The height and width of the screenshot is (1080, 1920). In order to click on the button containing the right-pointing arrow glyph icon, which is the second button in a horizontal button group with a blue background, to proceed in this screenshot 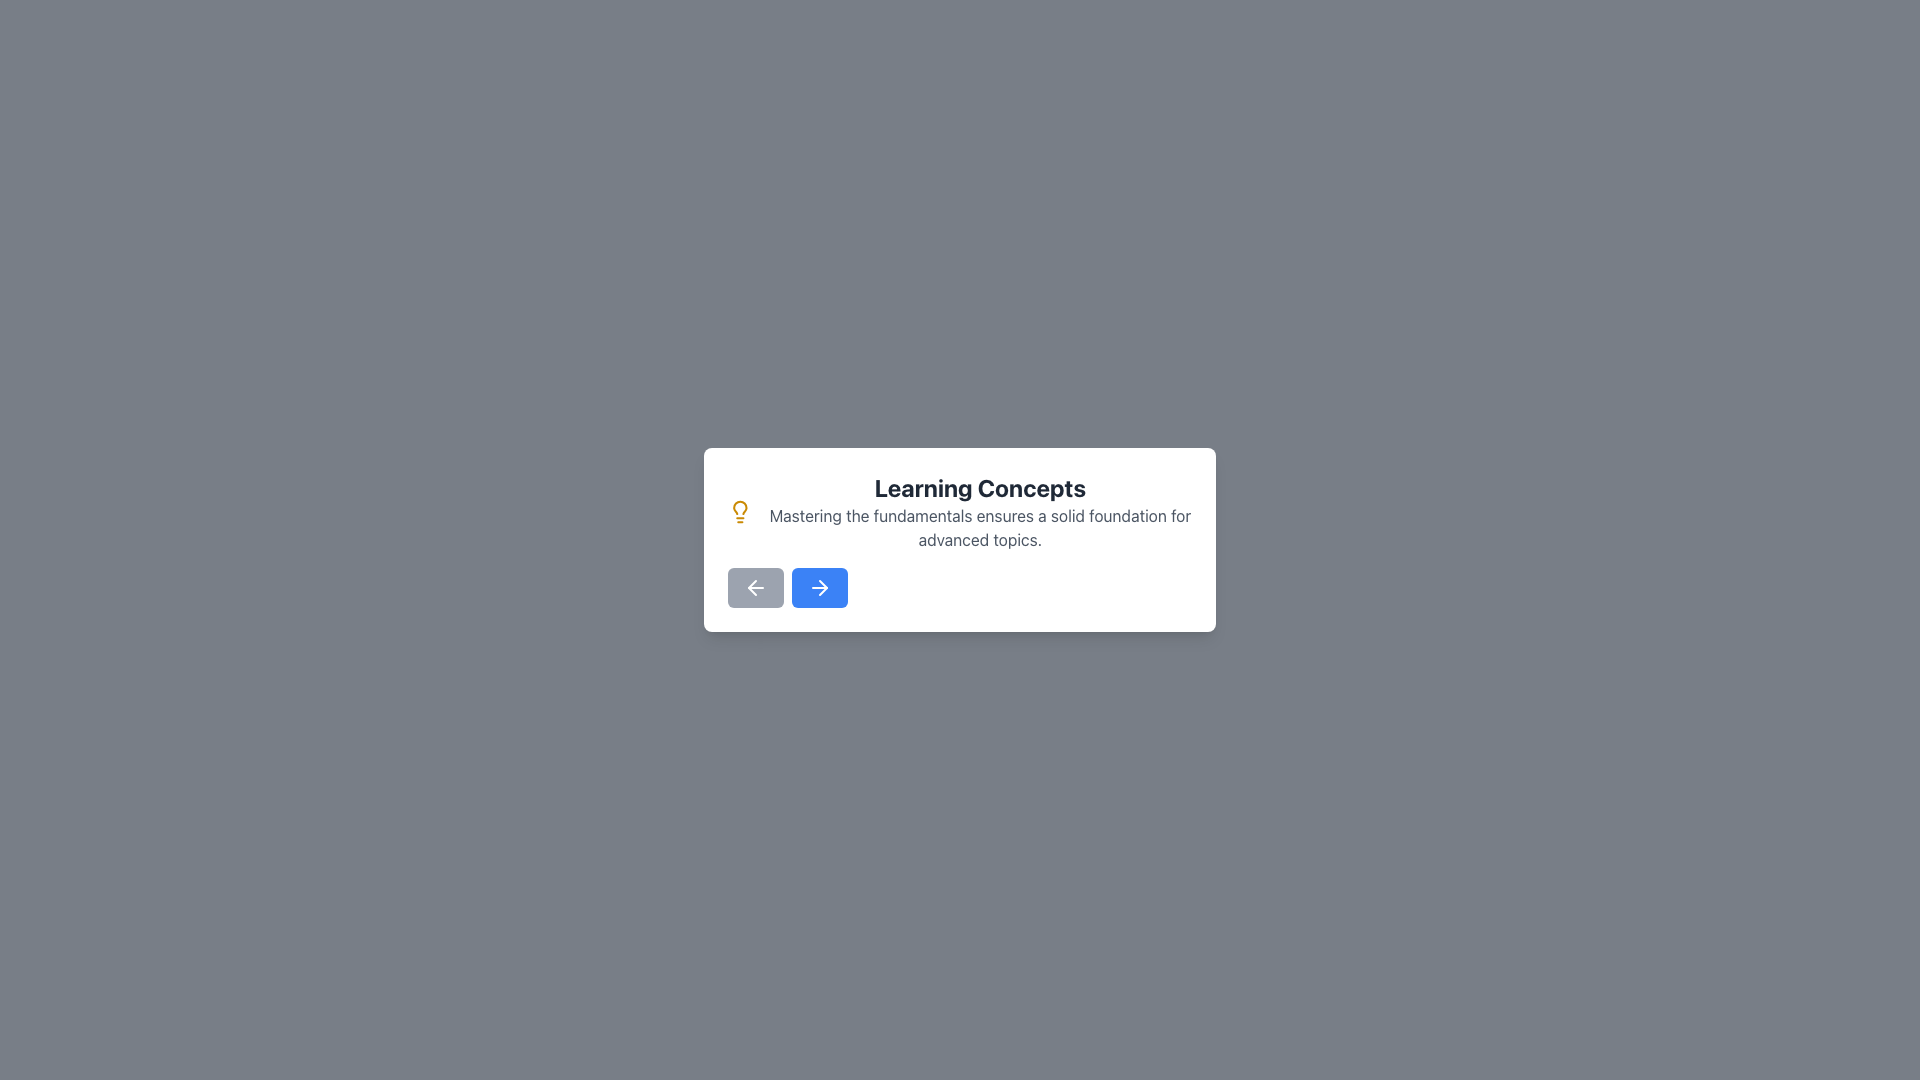, I will do `click(823, 586)`.